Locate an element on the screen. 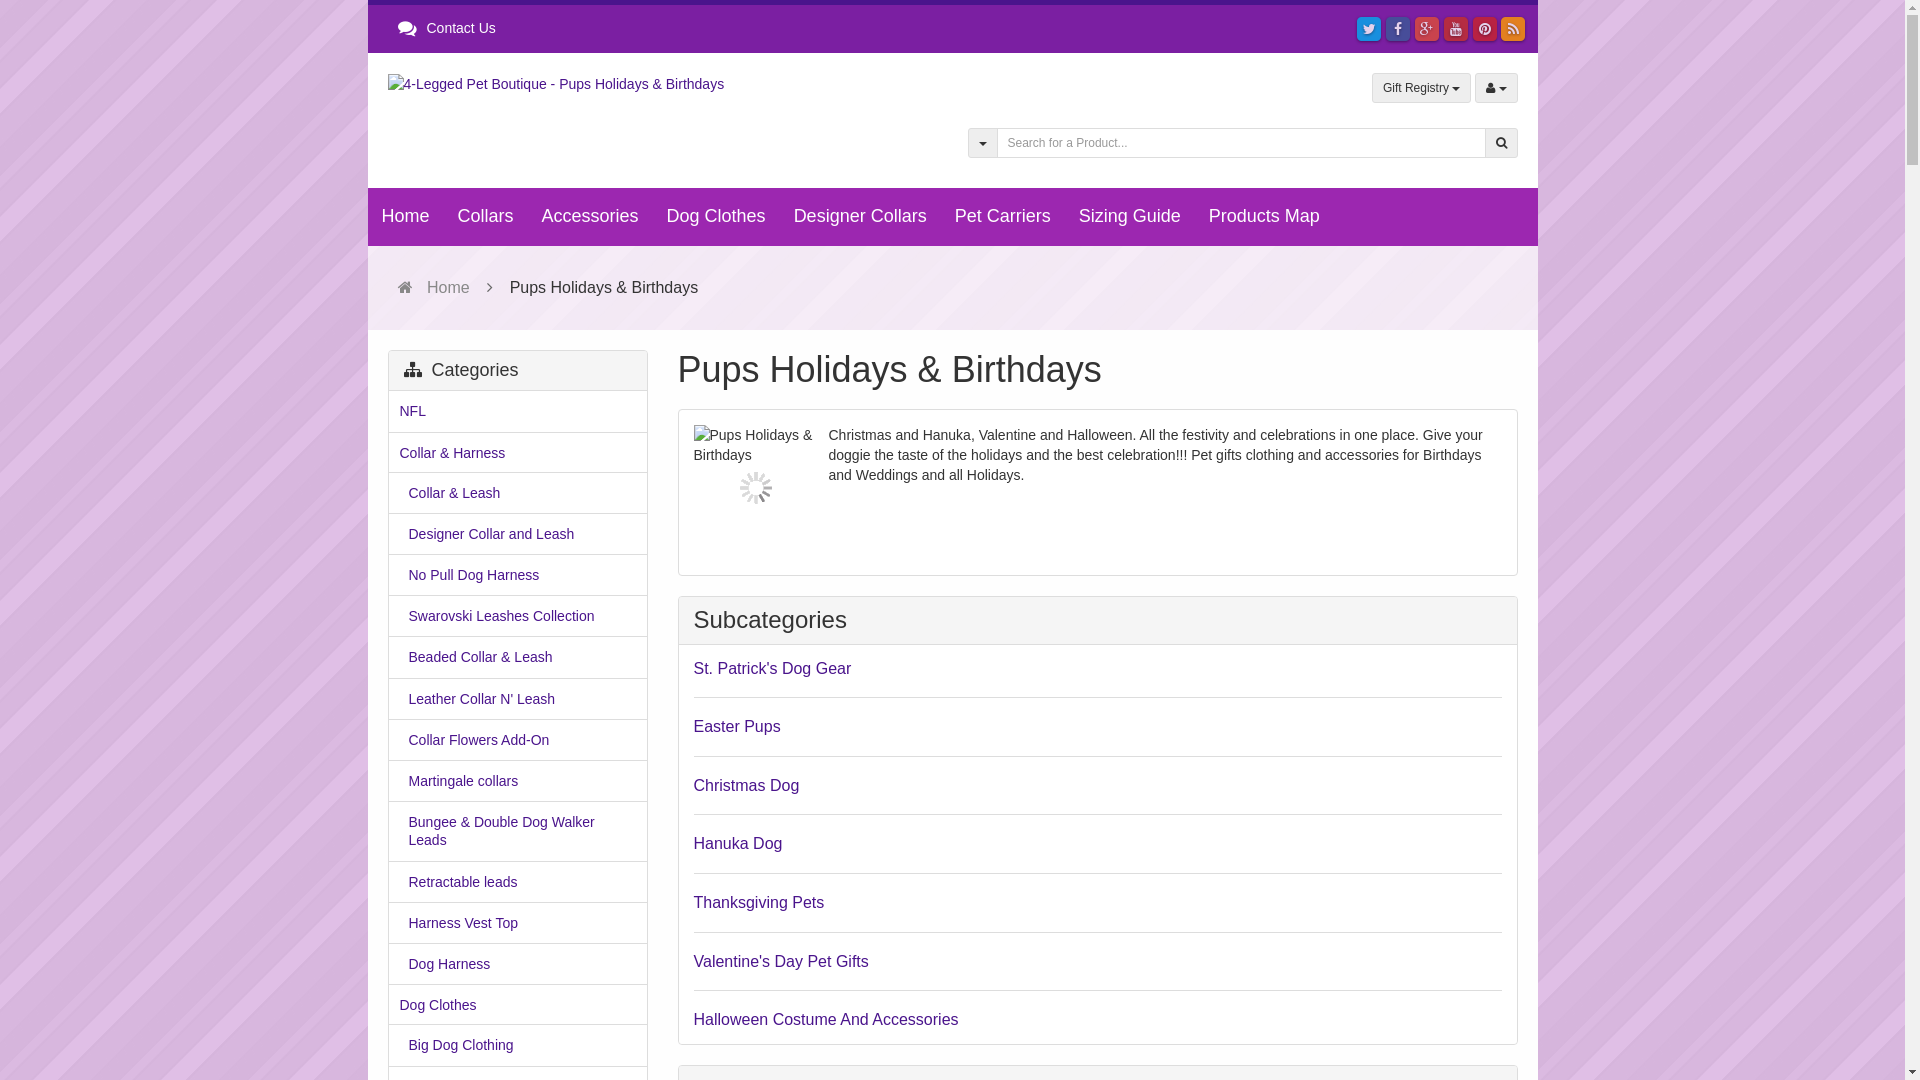  'Gift Registry' is located at coordinates (1371, 87).